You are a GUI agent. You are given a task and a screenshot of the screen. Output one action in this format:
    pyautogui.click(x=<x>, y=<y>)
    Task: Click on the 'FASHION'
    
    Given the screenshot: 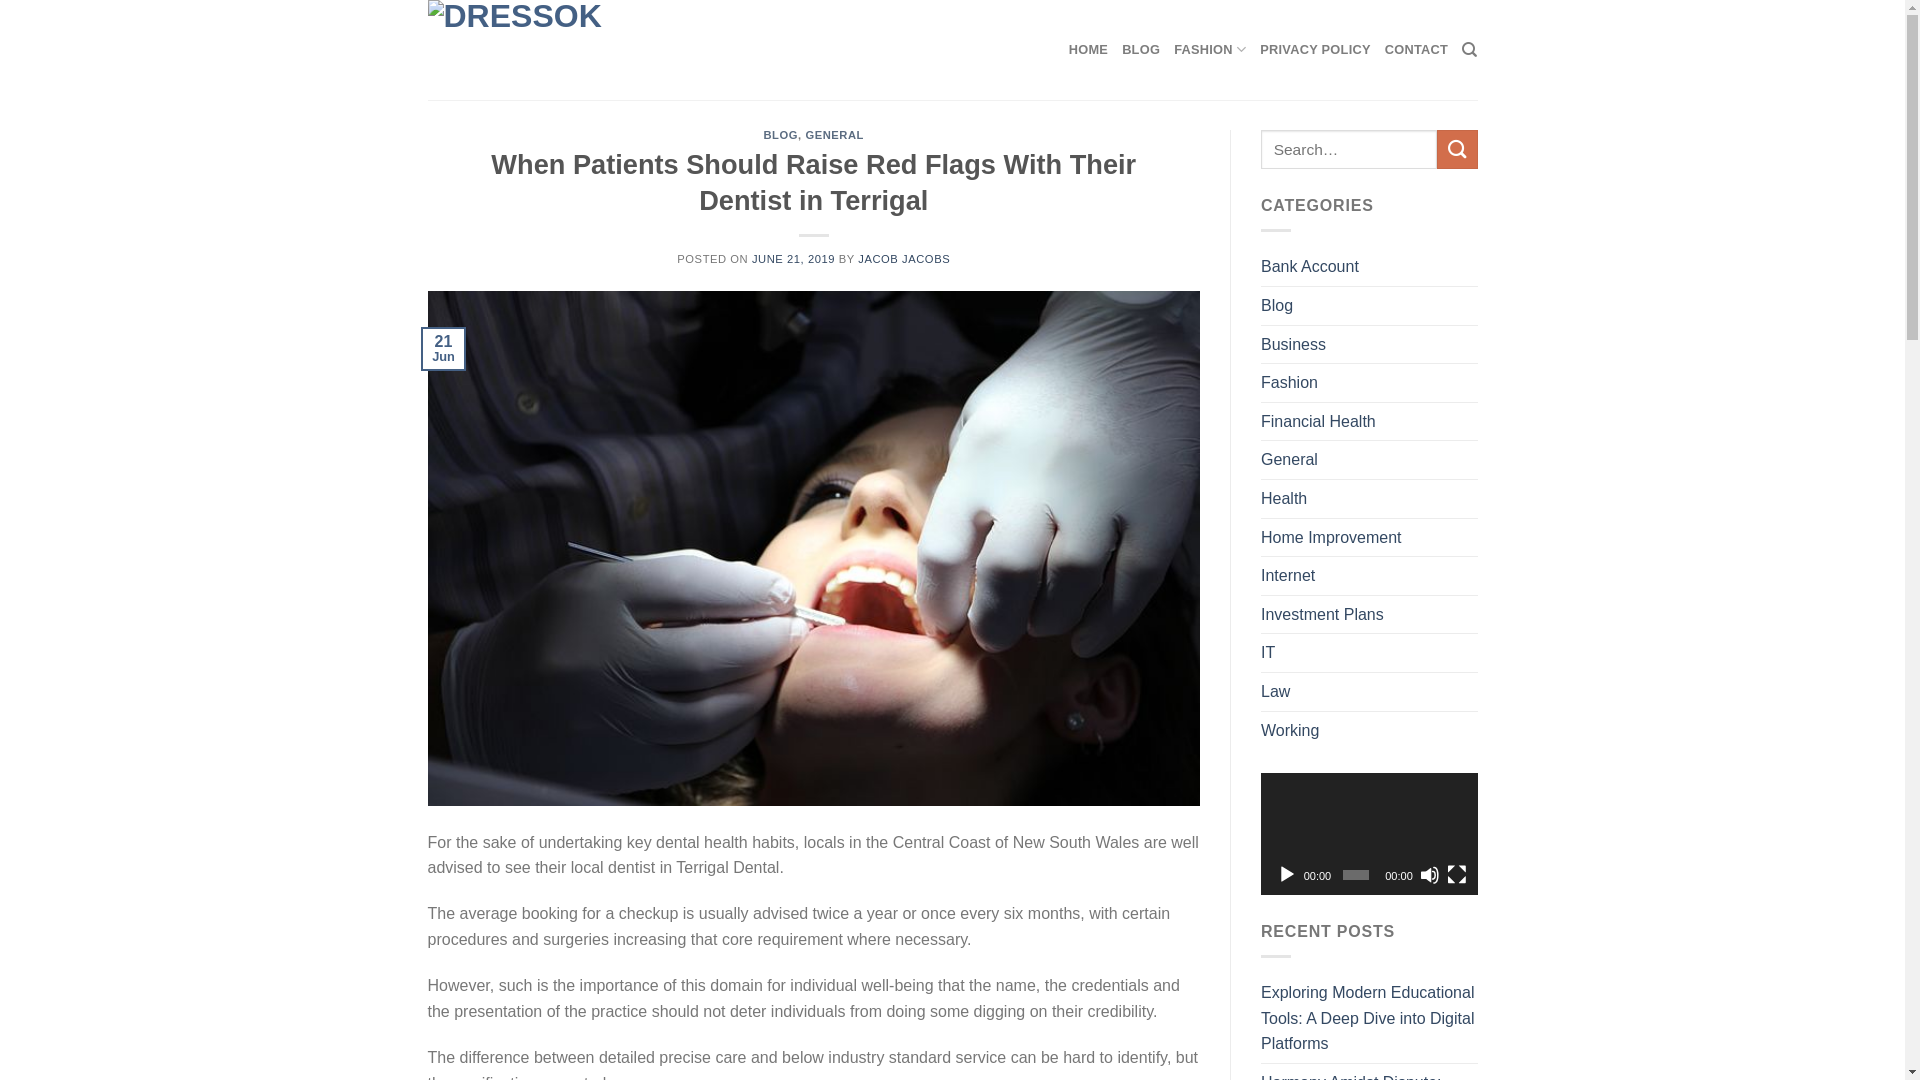 What is the action you would take?
    pyautogui.click(x=1174, y=49)
    